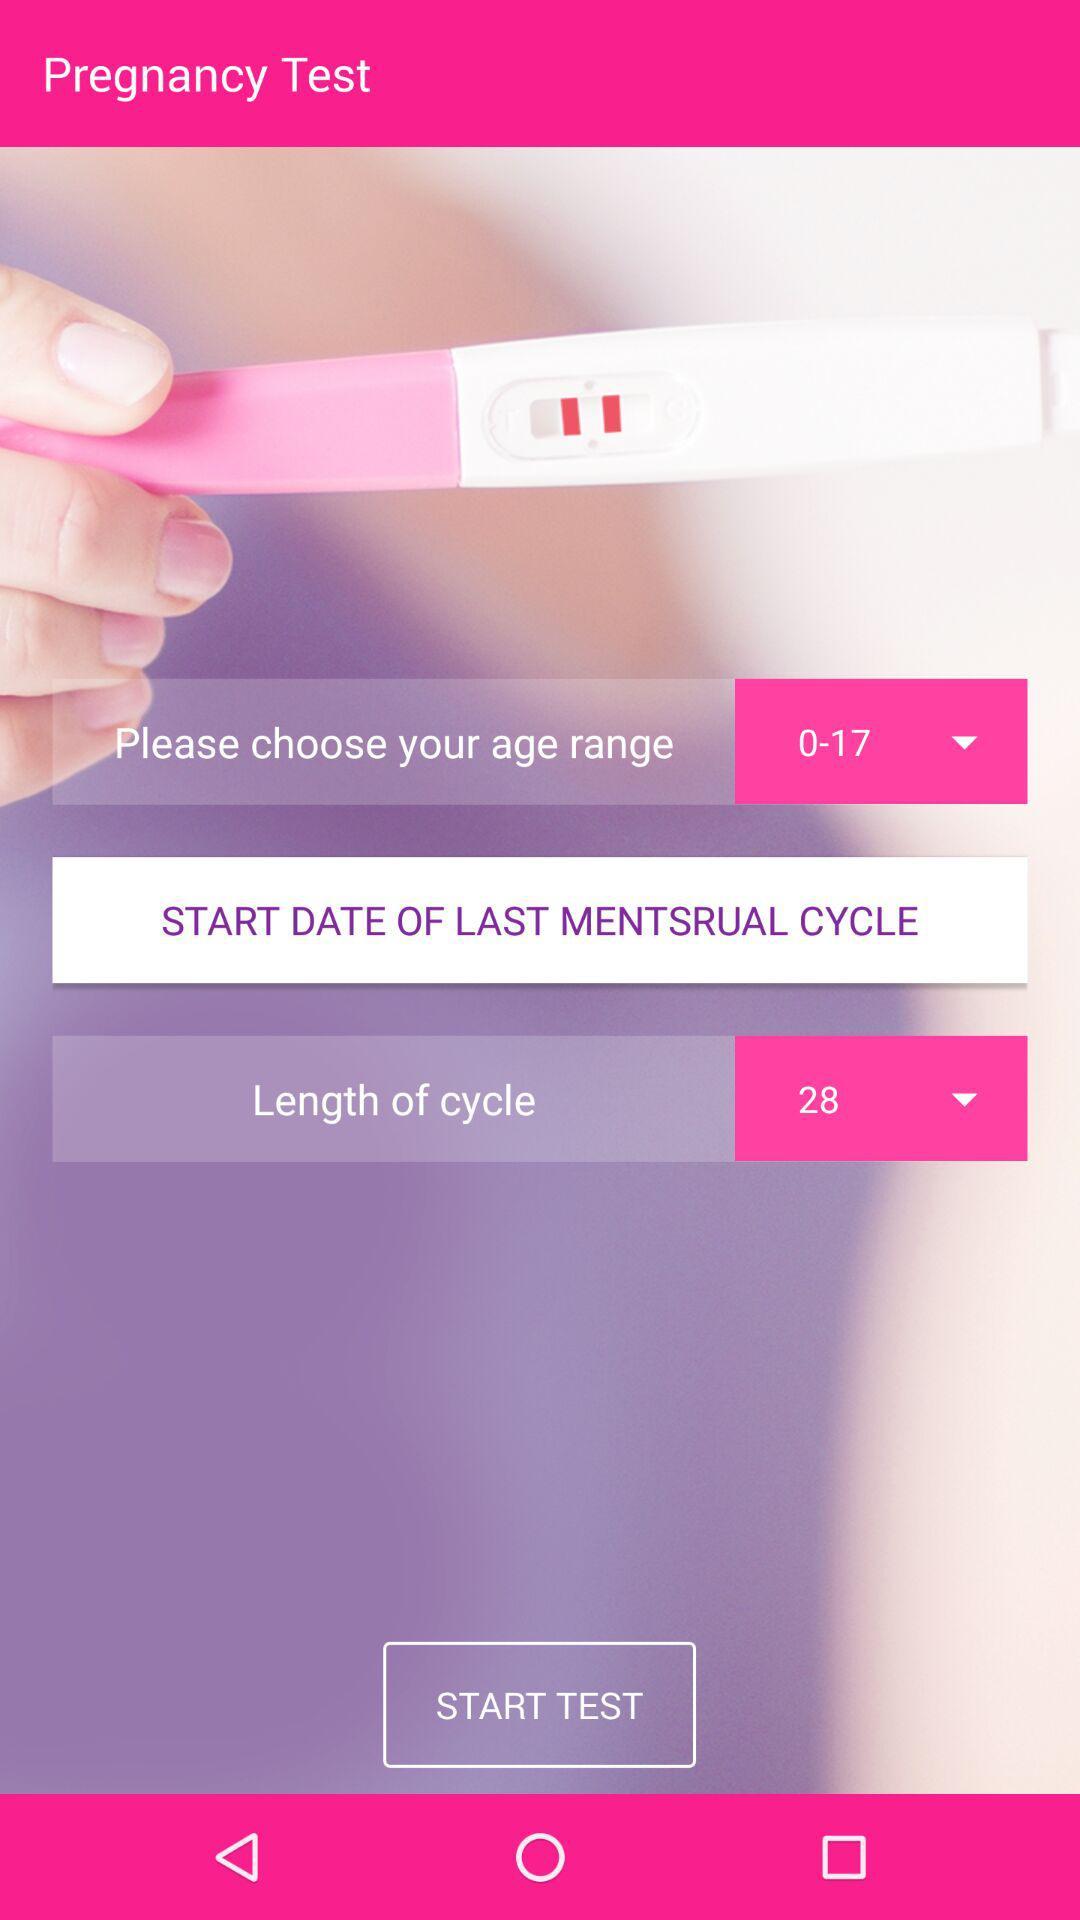  What do you see at coordinates (540, 919) in the screenshot?
I see `start date of` at bounding box center [540, 919].